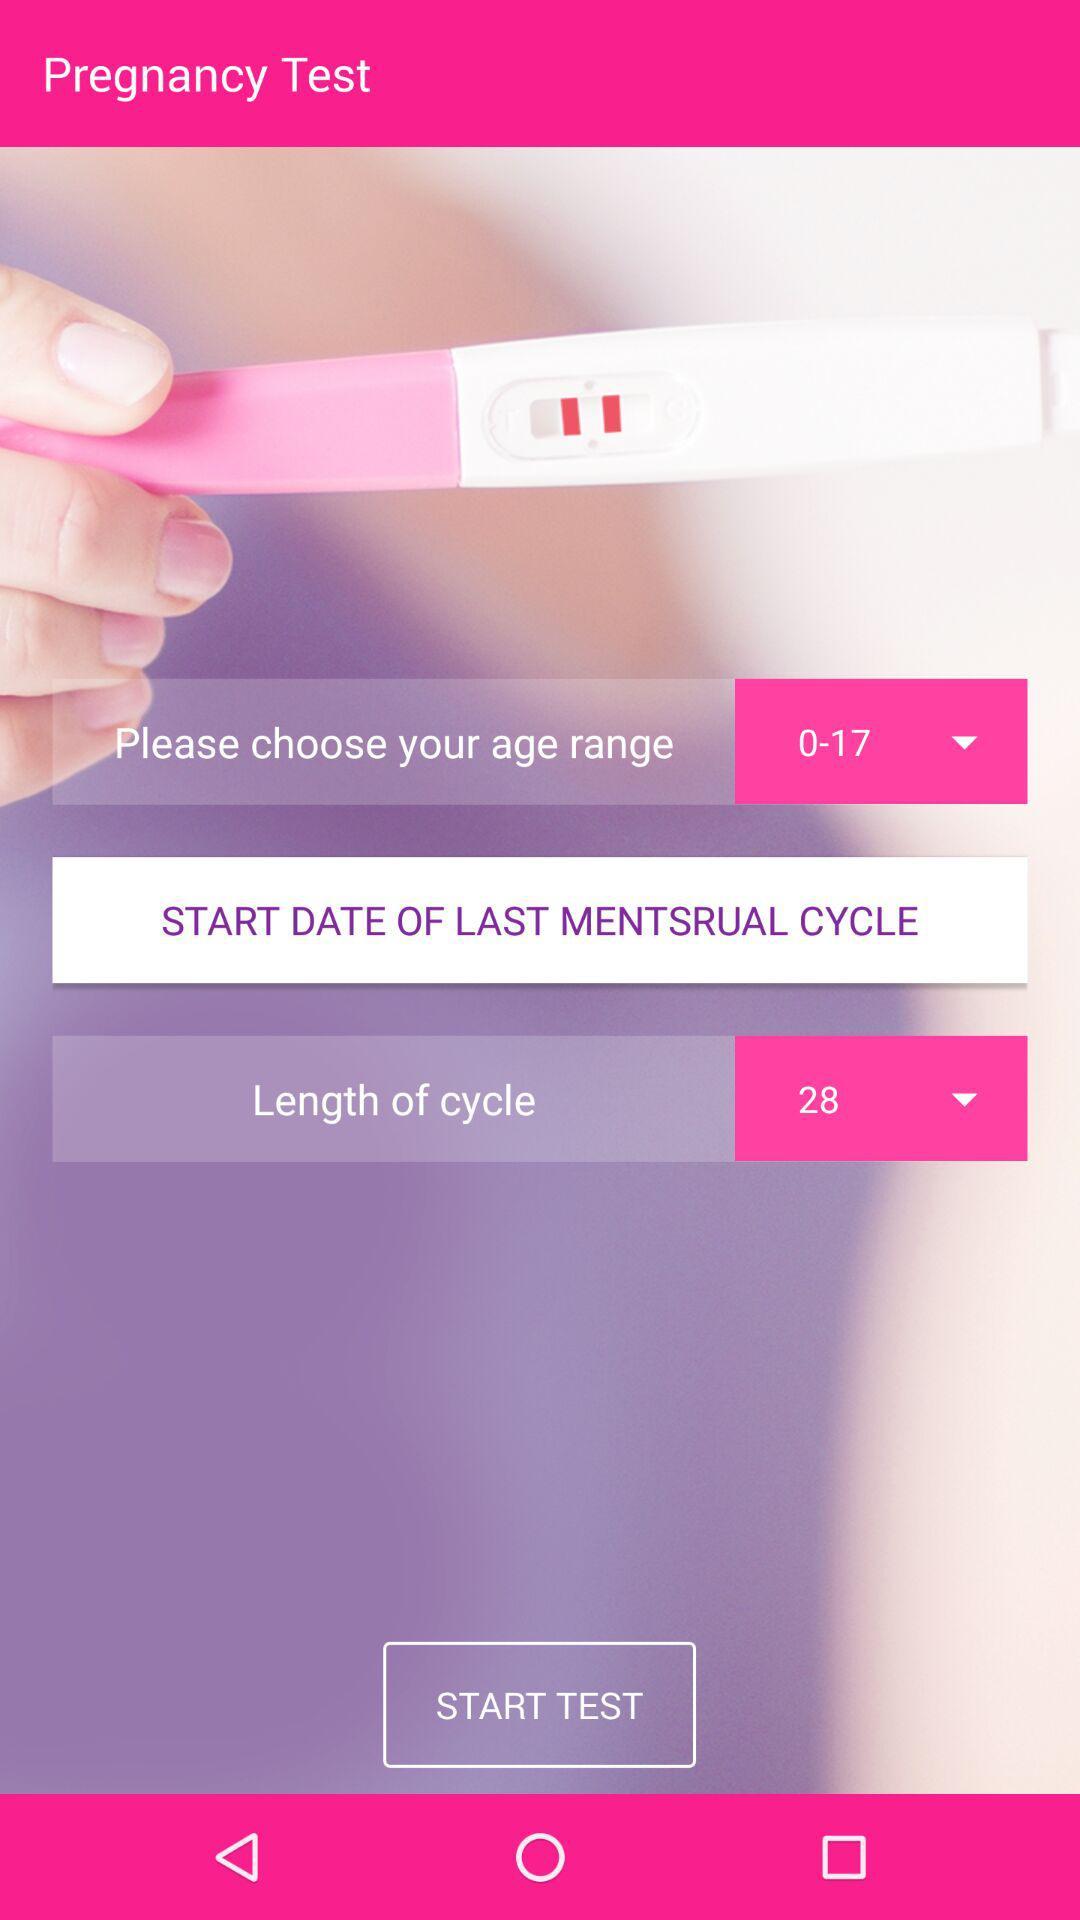  What do you see at coordinates (540, 919) in the screenshot?
I see `start date of` at bounding box center [540, 919].